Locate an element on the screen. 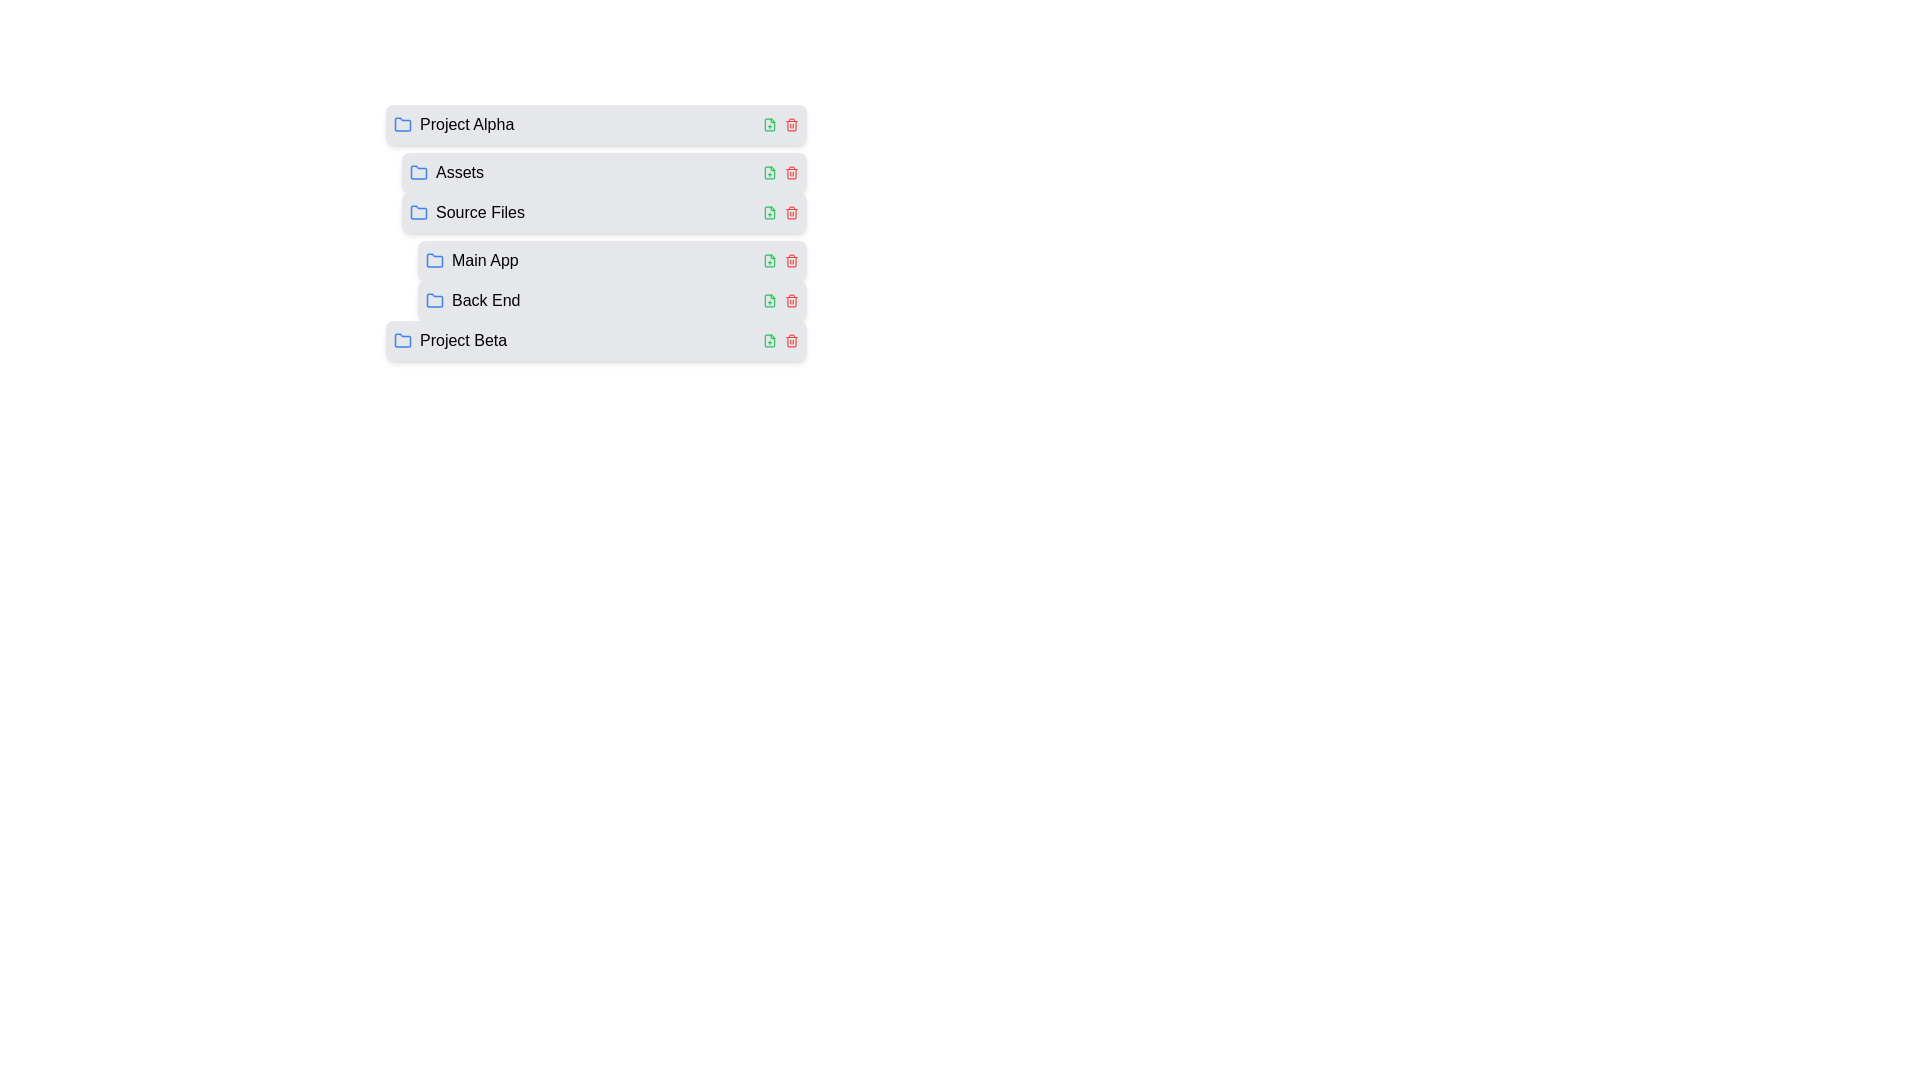 This screenshot has width=1920, height=1080. the trash bin icon located at the far-right side of the 'Project Beta' row is located at coordinates (791, 339).